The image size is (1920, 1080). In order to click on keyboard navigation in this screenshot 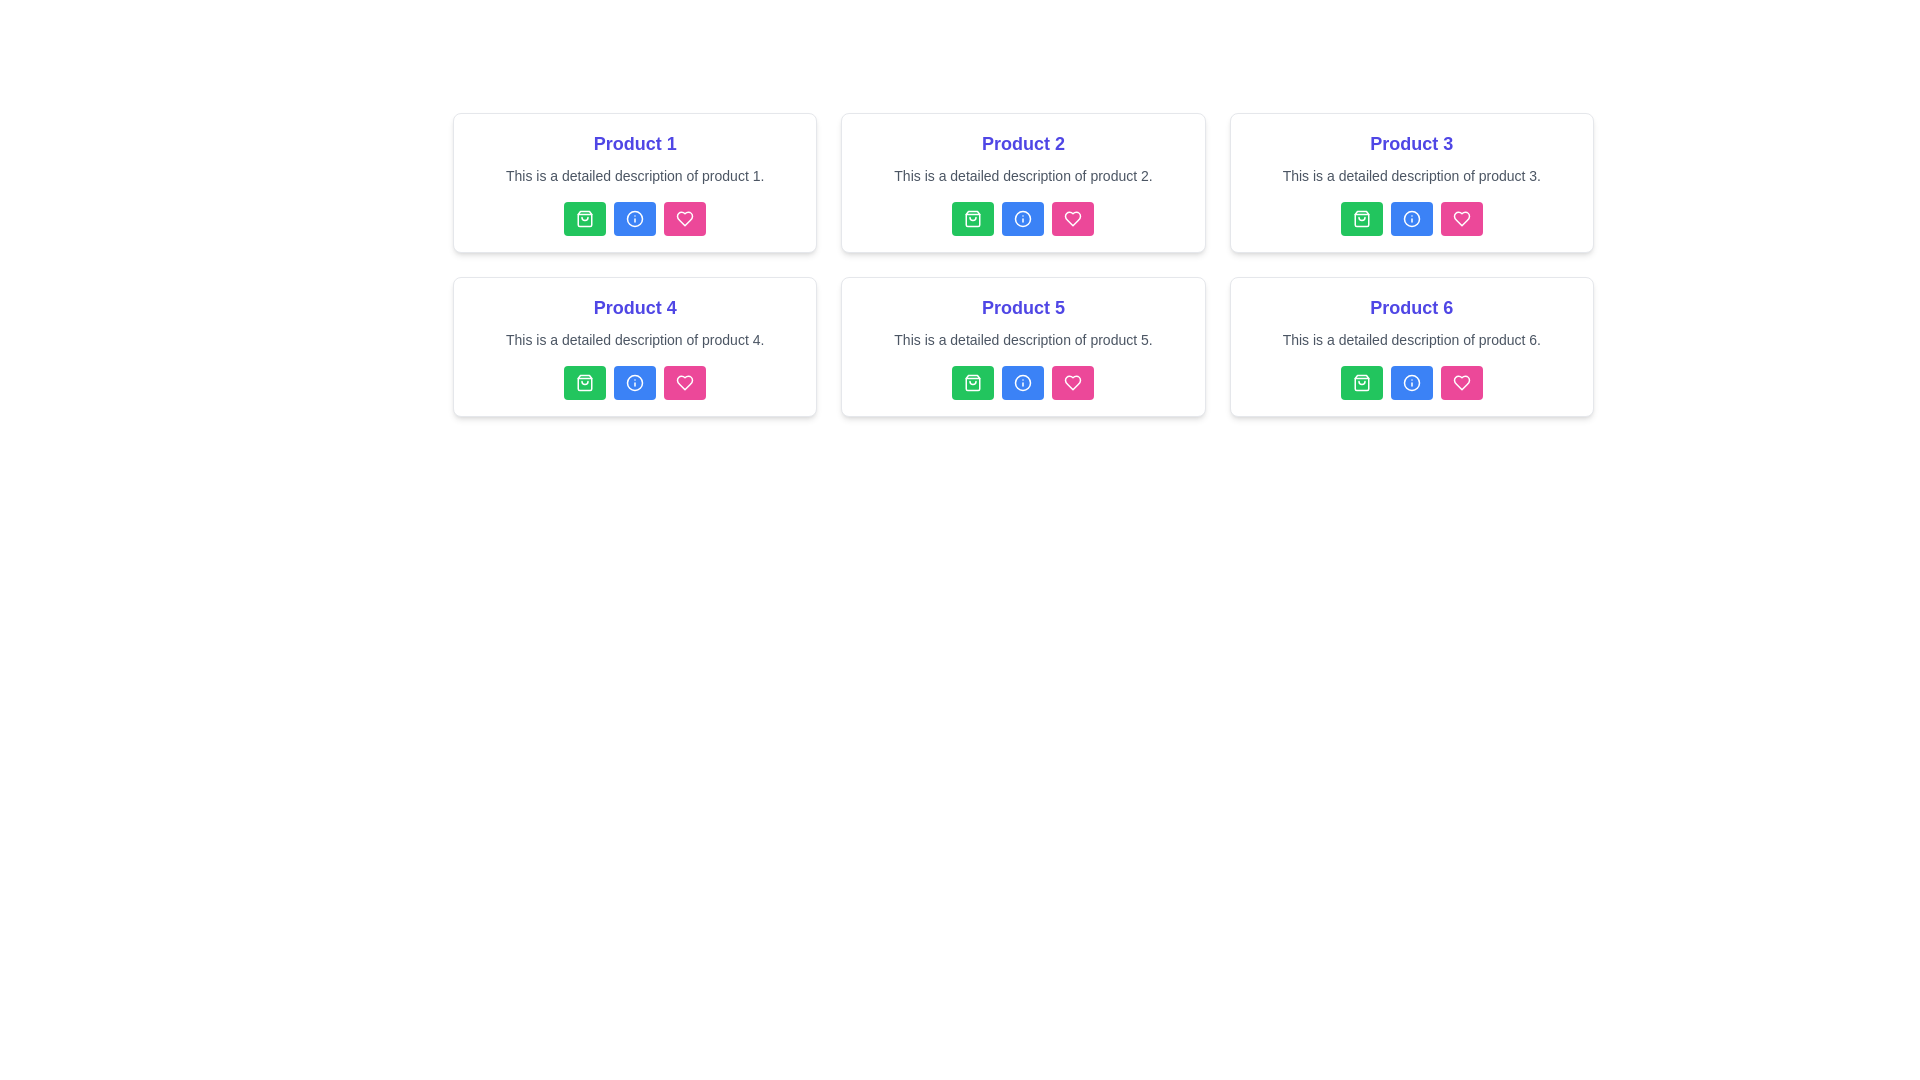, I will do `click(973, 382)`.